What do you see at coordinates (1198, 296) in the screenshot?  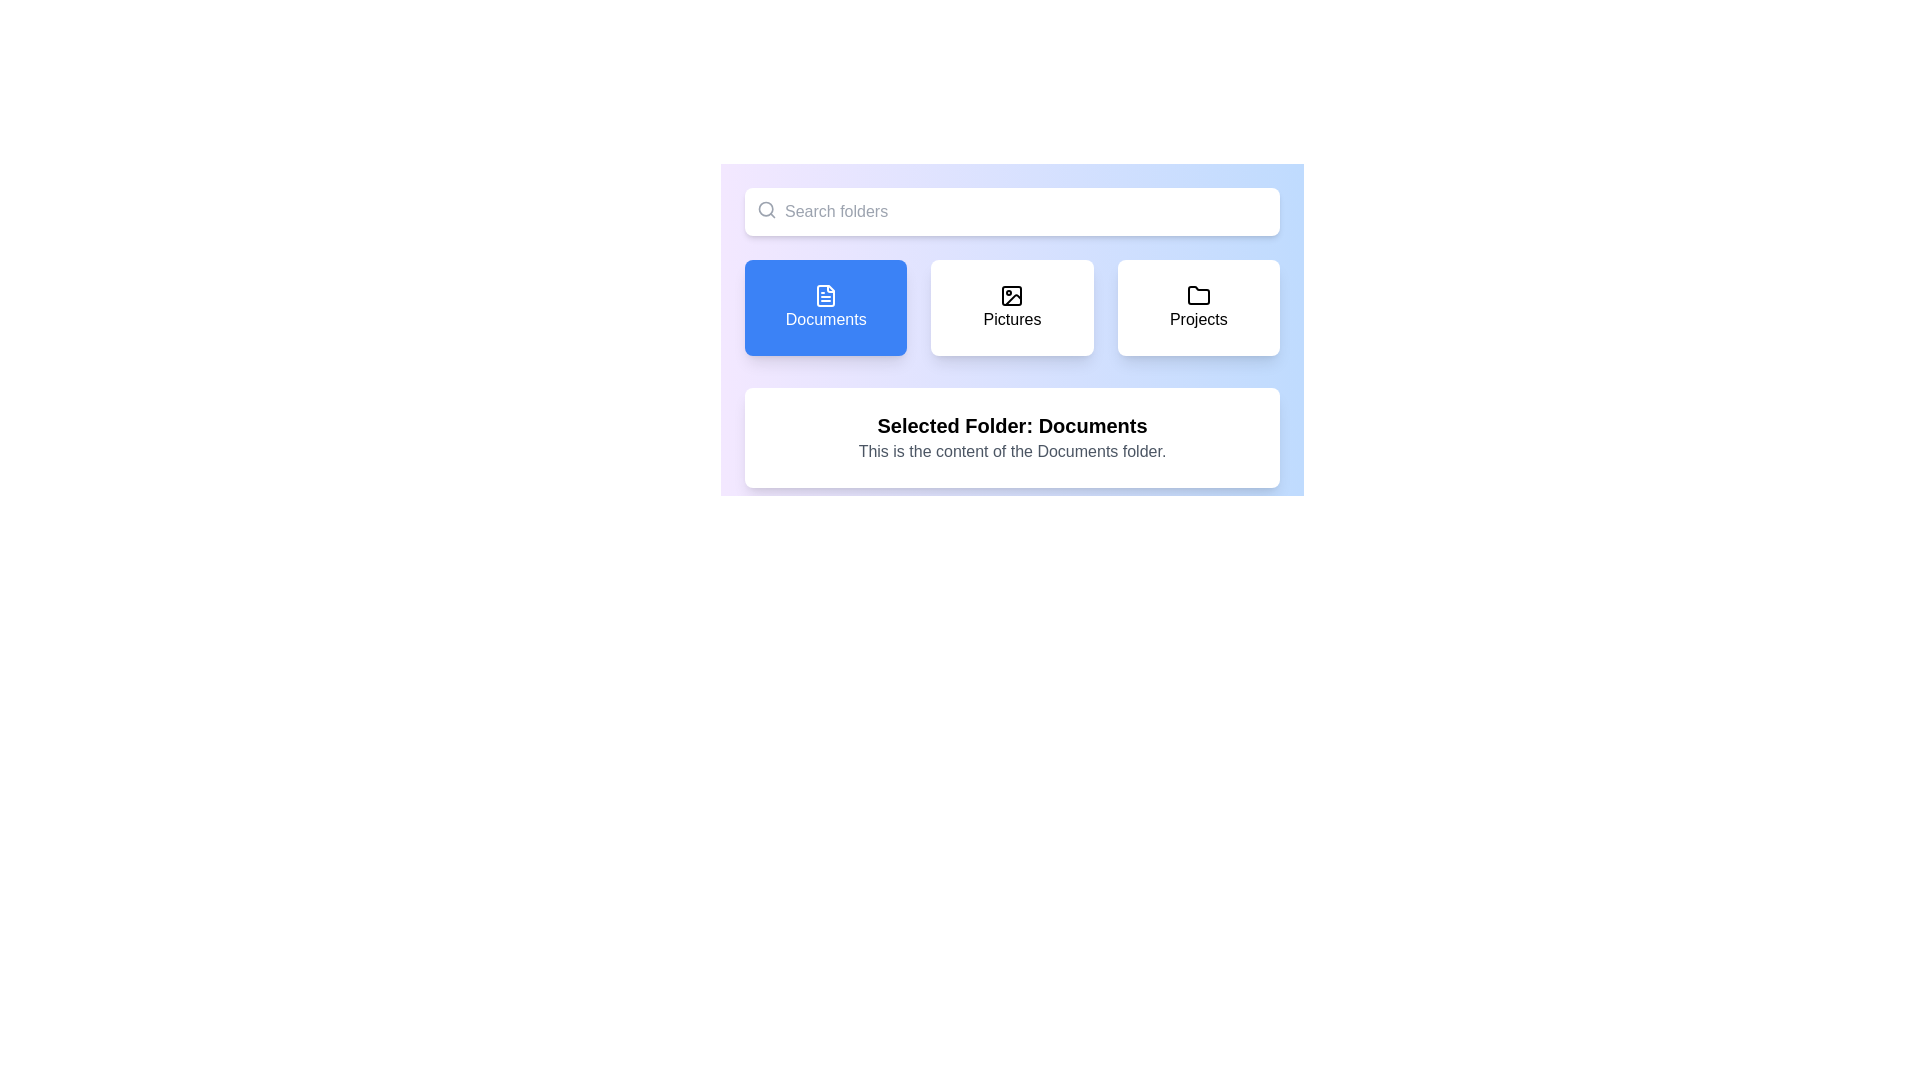 I see `the folder icon representing the 'Projects' section, located at the top-center of the 'Projects' card, as a visual cue` at bounding box center [1198, 296].